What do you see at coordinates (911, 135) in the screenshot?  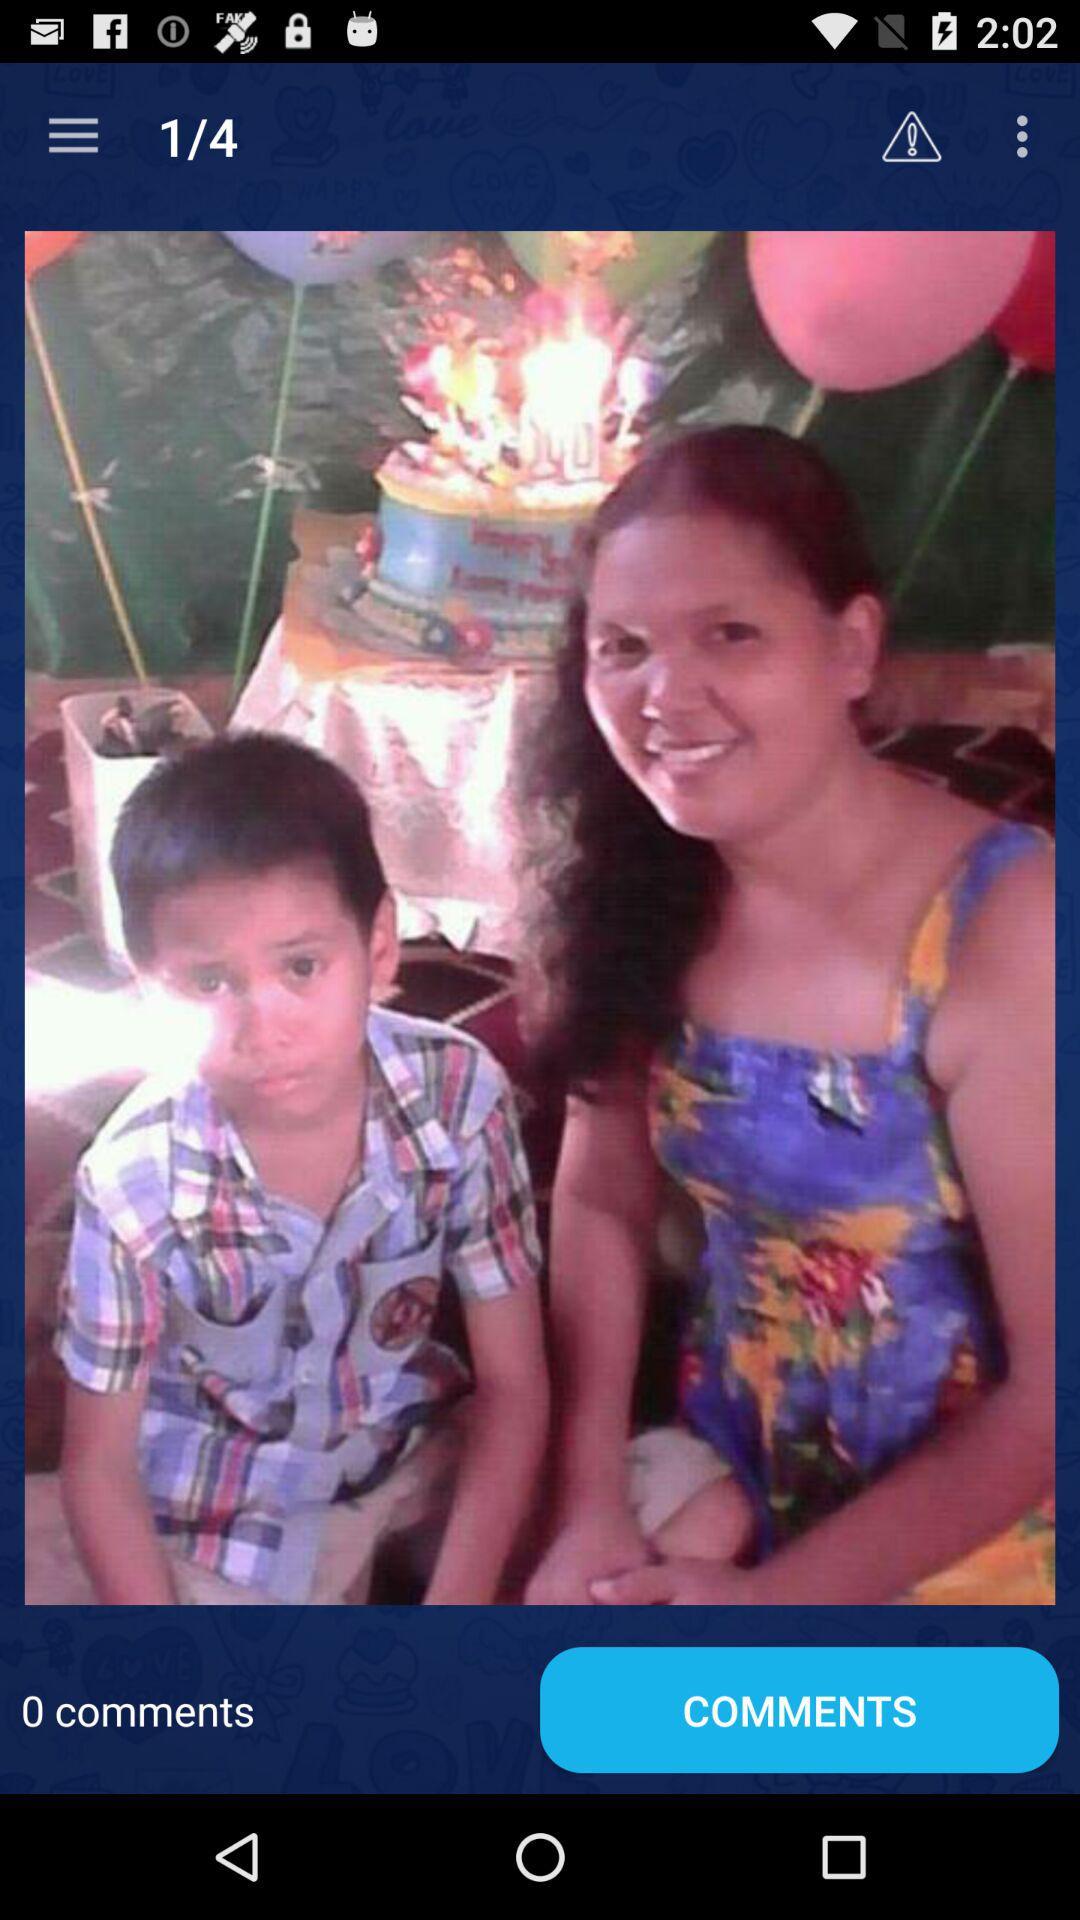 I see `the app to the right of the 1/4 icon` at bounding box center [911, 135].